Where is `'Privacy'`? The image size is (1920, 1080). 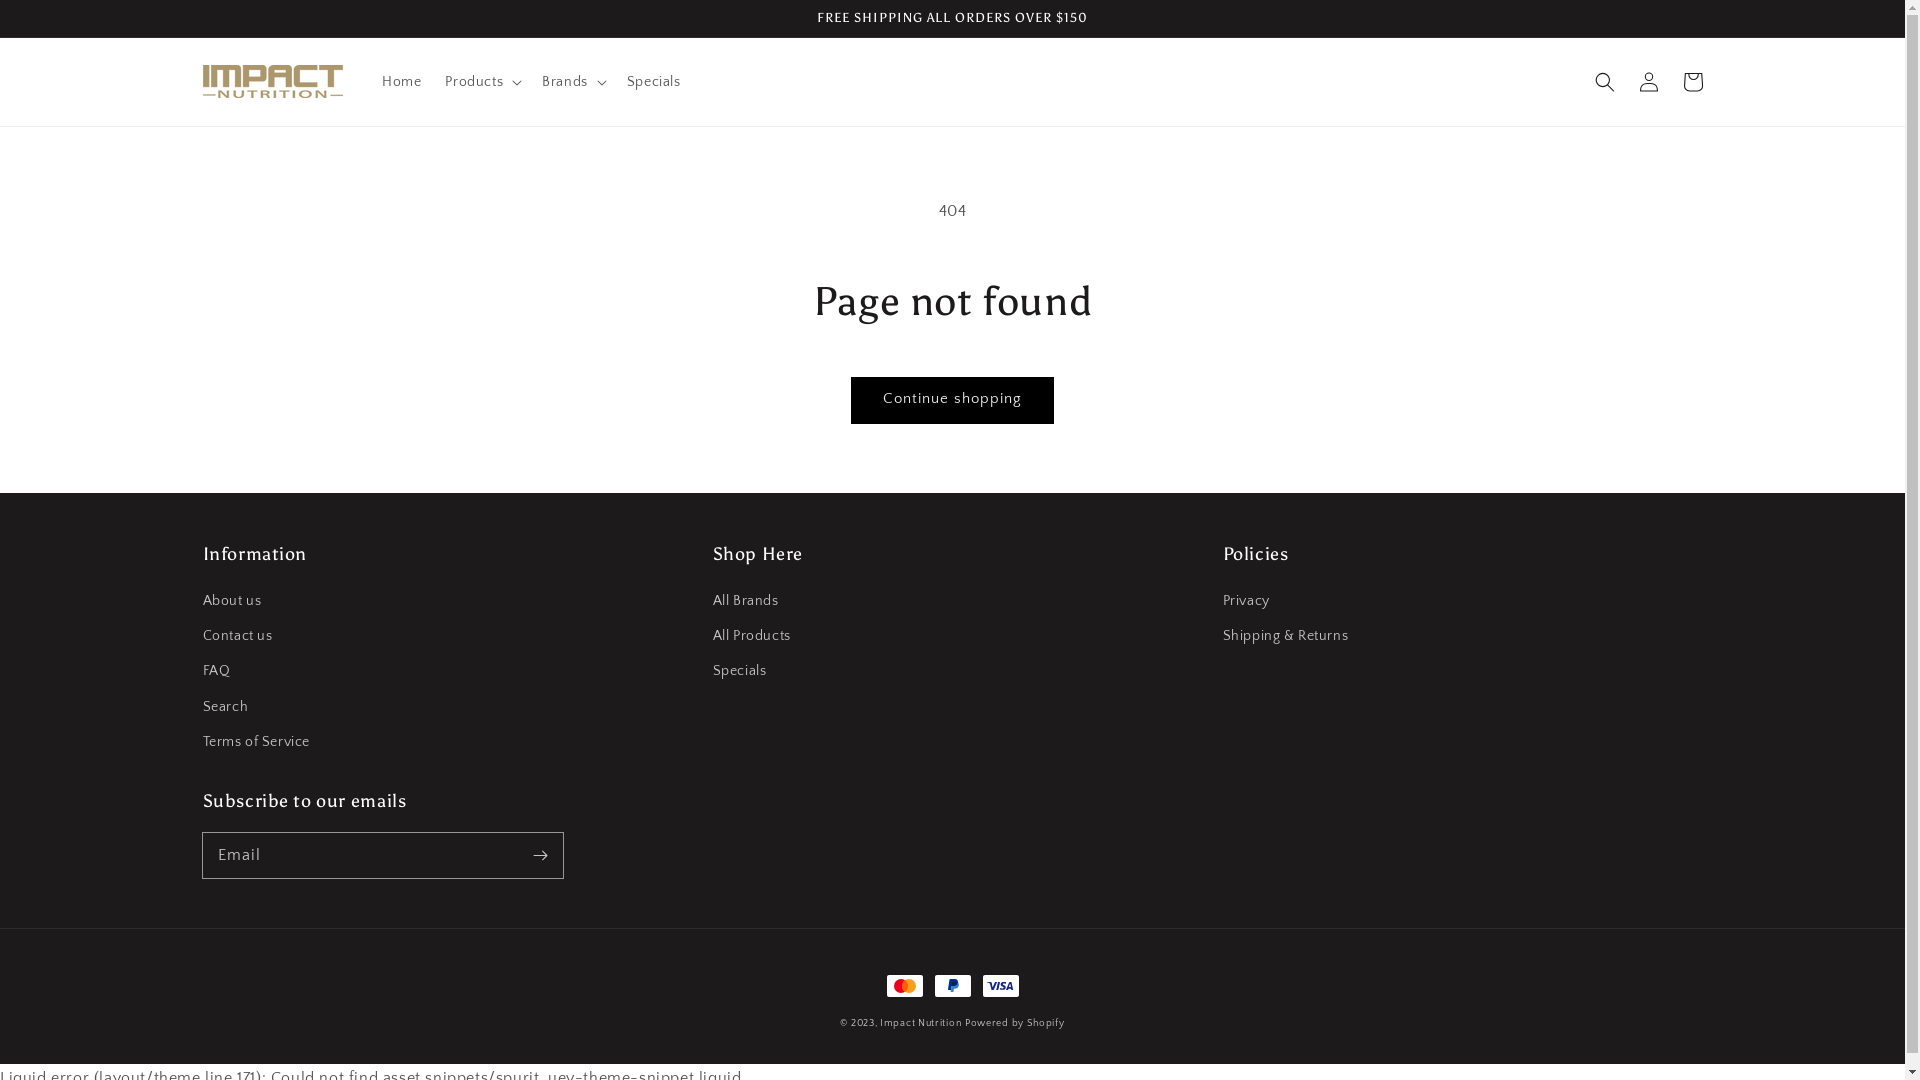
'Privacy' is located at coordinates (1221, 603).